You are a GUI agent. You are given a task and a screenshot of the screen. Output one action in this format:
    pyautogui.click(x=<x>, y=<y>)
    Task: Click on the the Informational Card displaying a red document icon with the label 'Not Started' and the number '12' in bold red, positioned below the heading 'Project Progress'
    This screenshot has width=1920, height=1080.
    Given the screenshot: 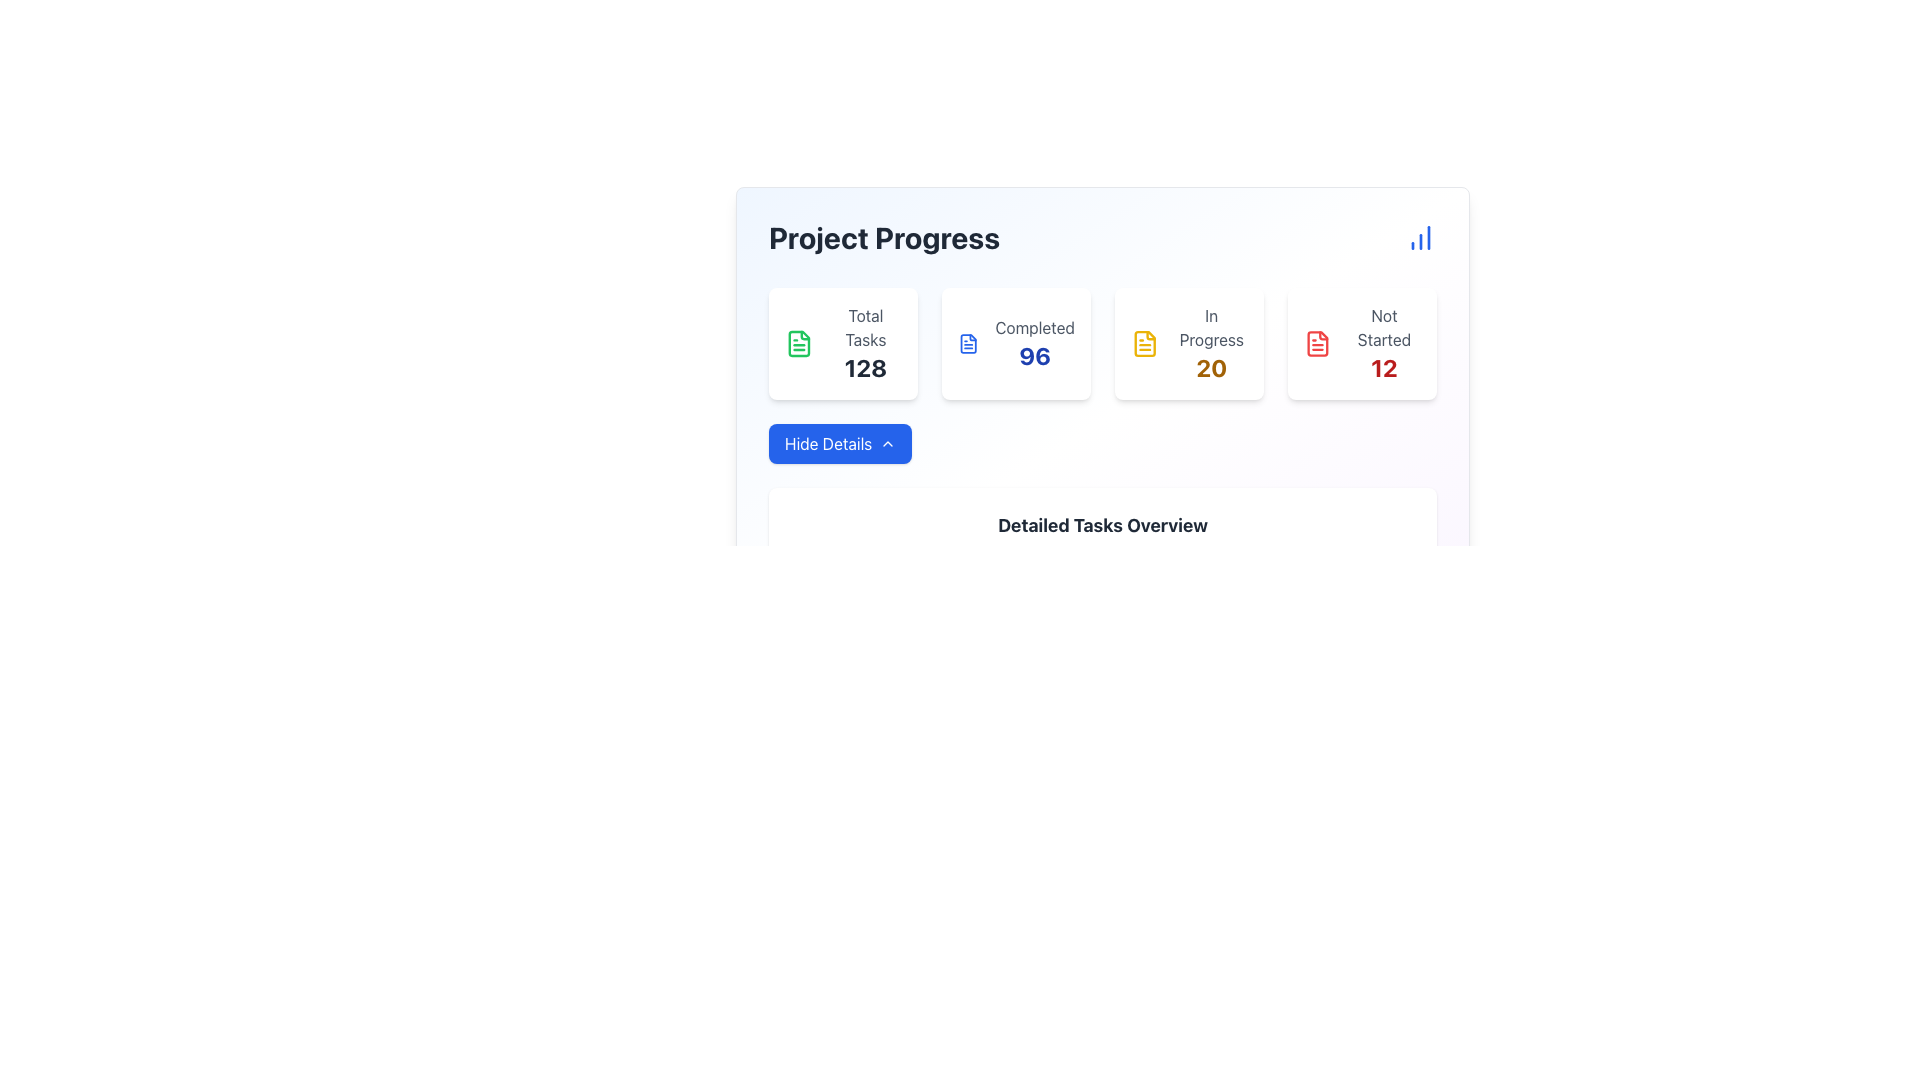 What is the action you would take?
    pyautogui.click(x=1361, y=342)
    